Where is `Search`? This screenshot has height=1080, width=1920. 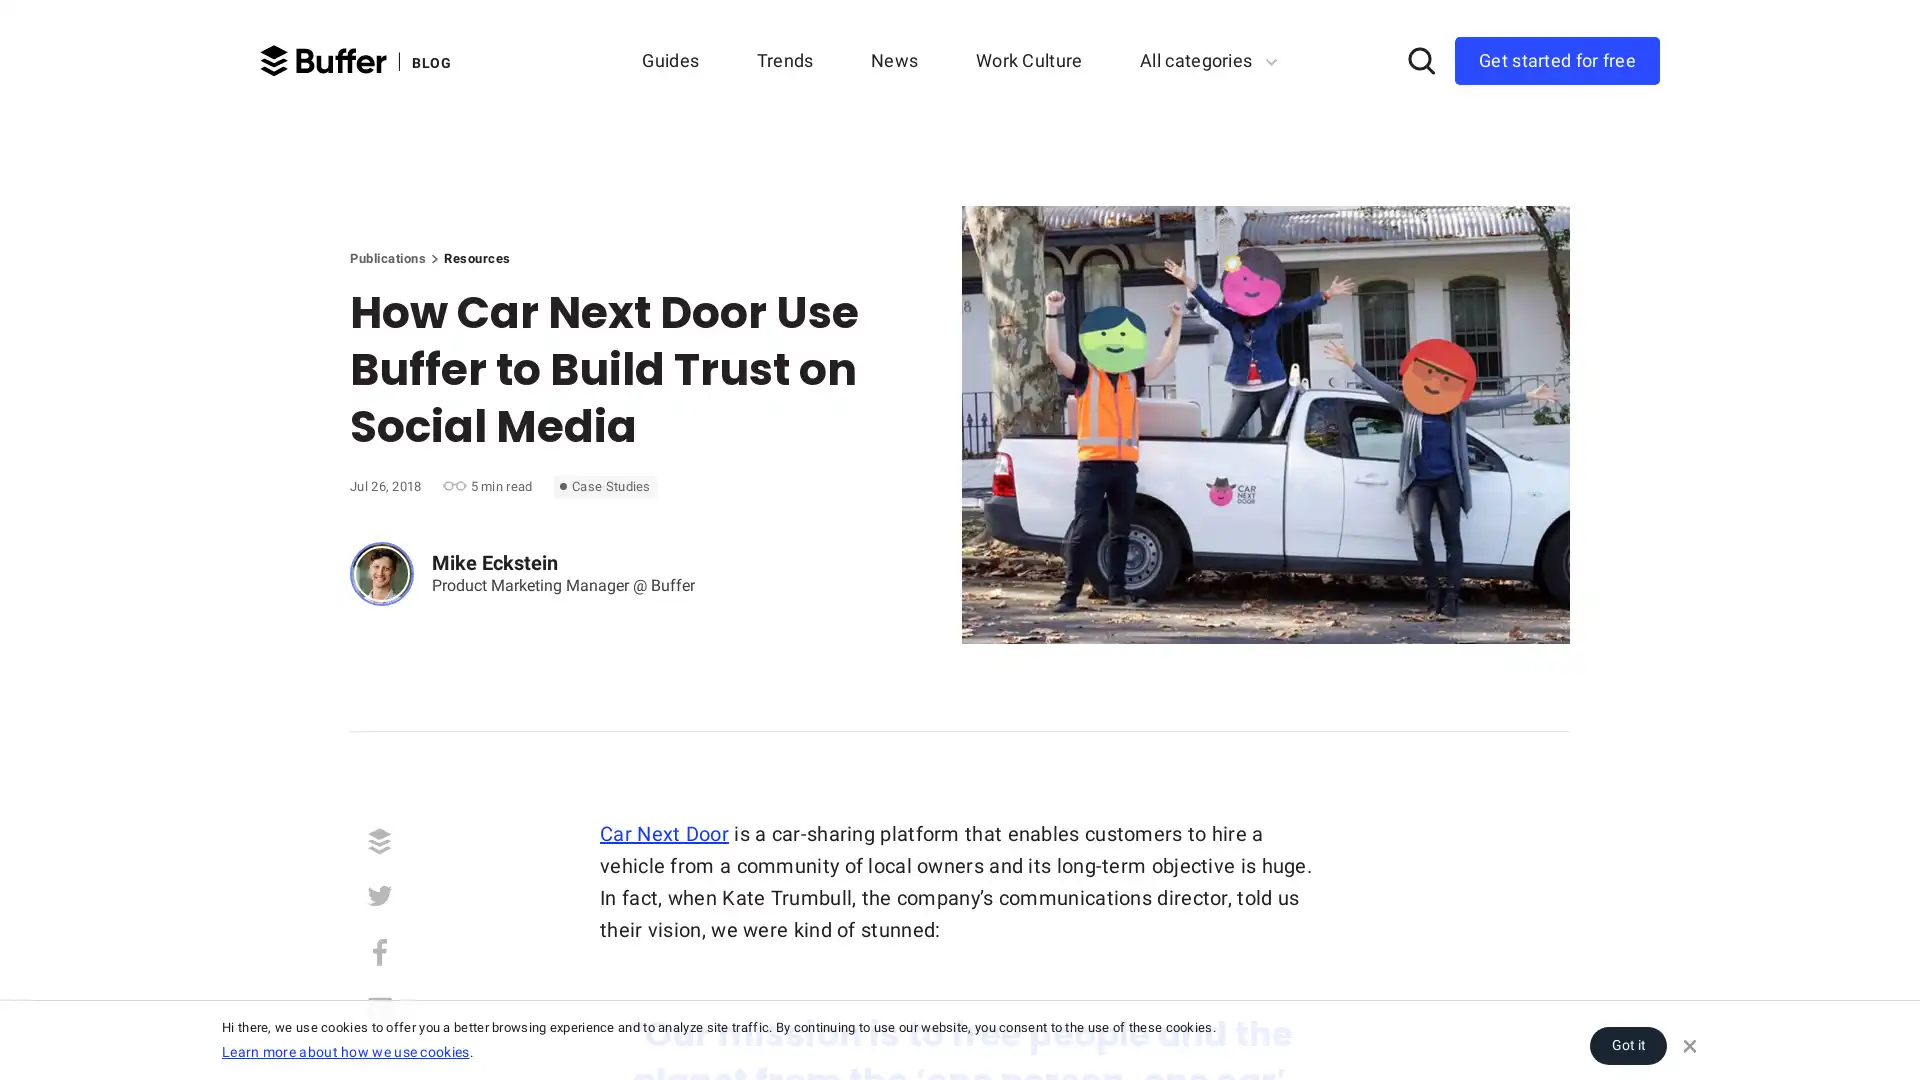
Search is located at coordinates (1415, 60).